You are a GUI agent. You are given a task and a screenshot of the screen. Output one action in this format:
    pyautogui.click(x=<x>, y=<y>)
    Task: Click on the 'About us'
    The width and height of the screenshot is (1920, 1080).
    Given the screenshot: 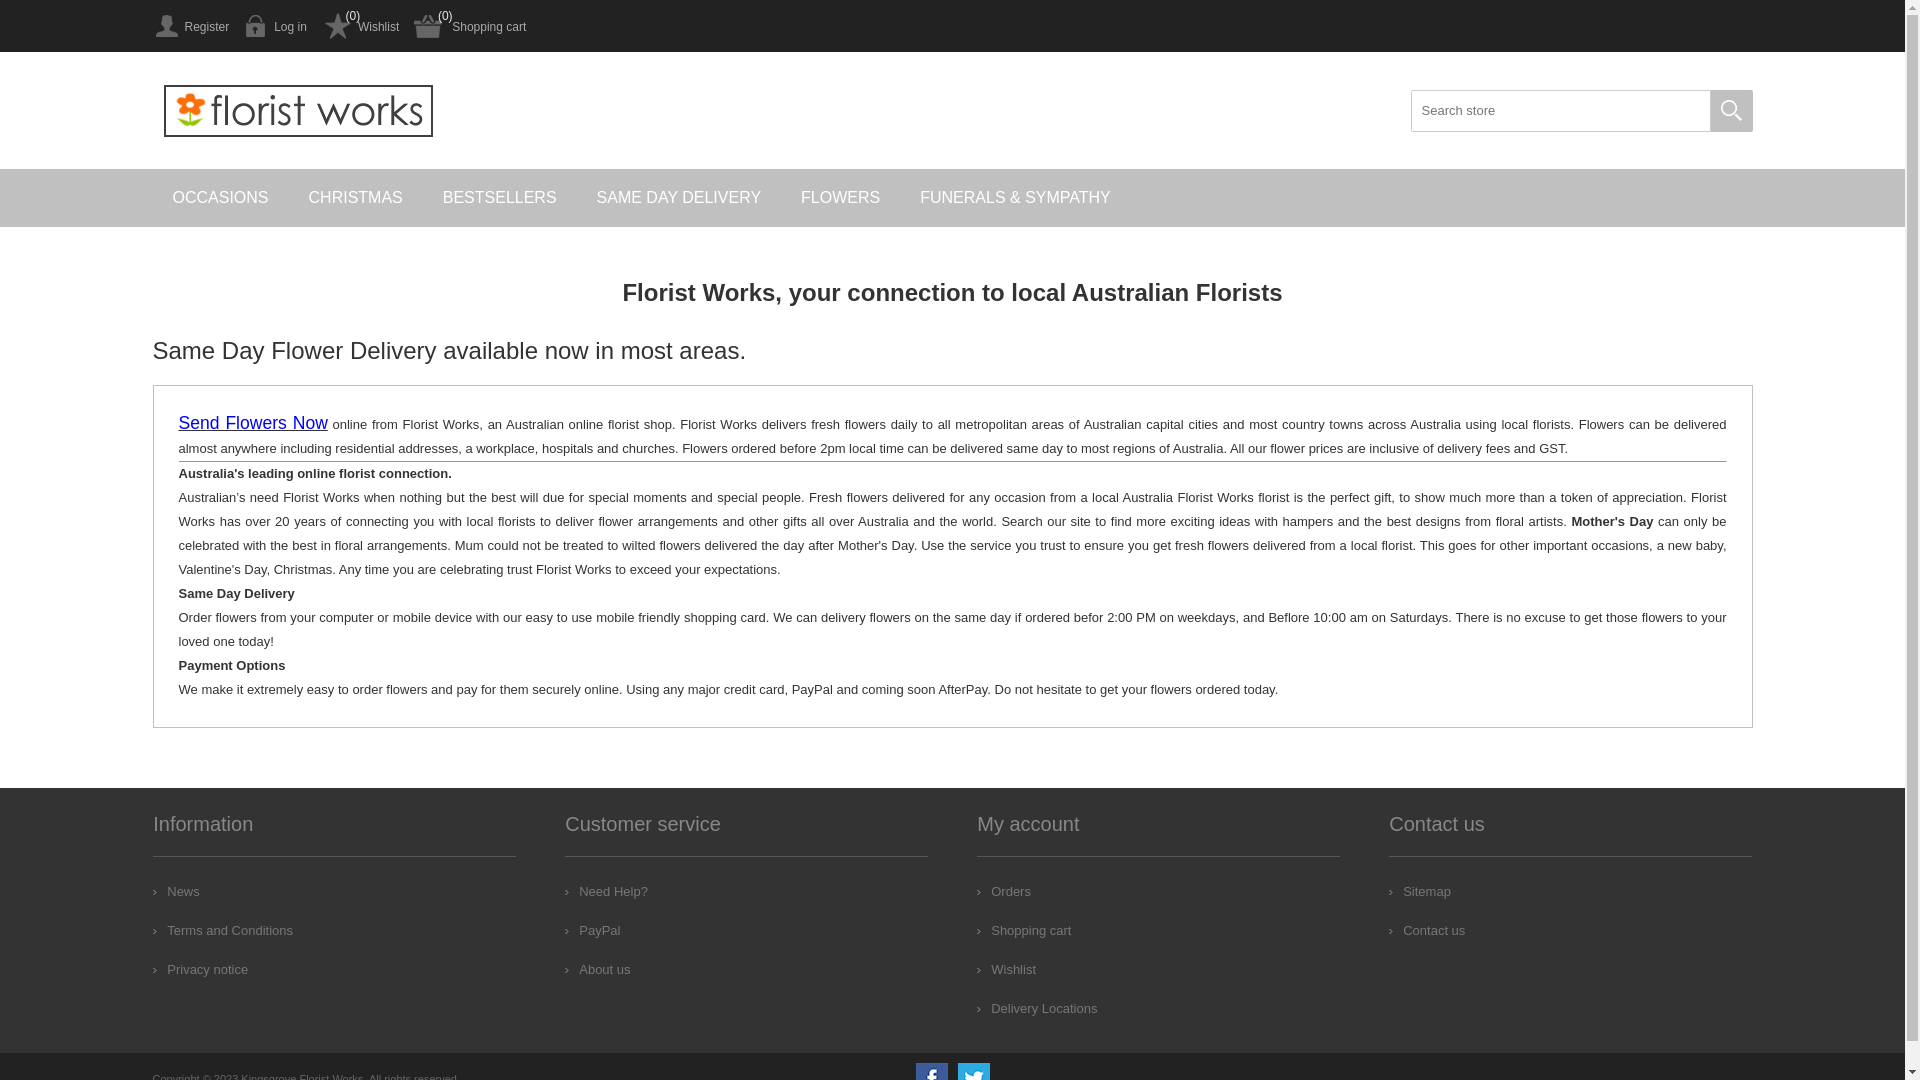 What is the action you would take?
    pyautogui.click(x=596, y=968)
    